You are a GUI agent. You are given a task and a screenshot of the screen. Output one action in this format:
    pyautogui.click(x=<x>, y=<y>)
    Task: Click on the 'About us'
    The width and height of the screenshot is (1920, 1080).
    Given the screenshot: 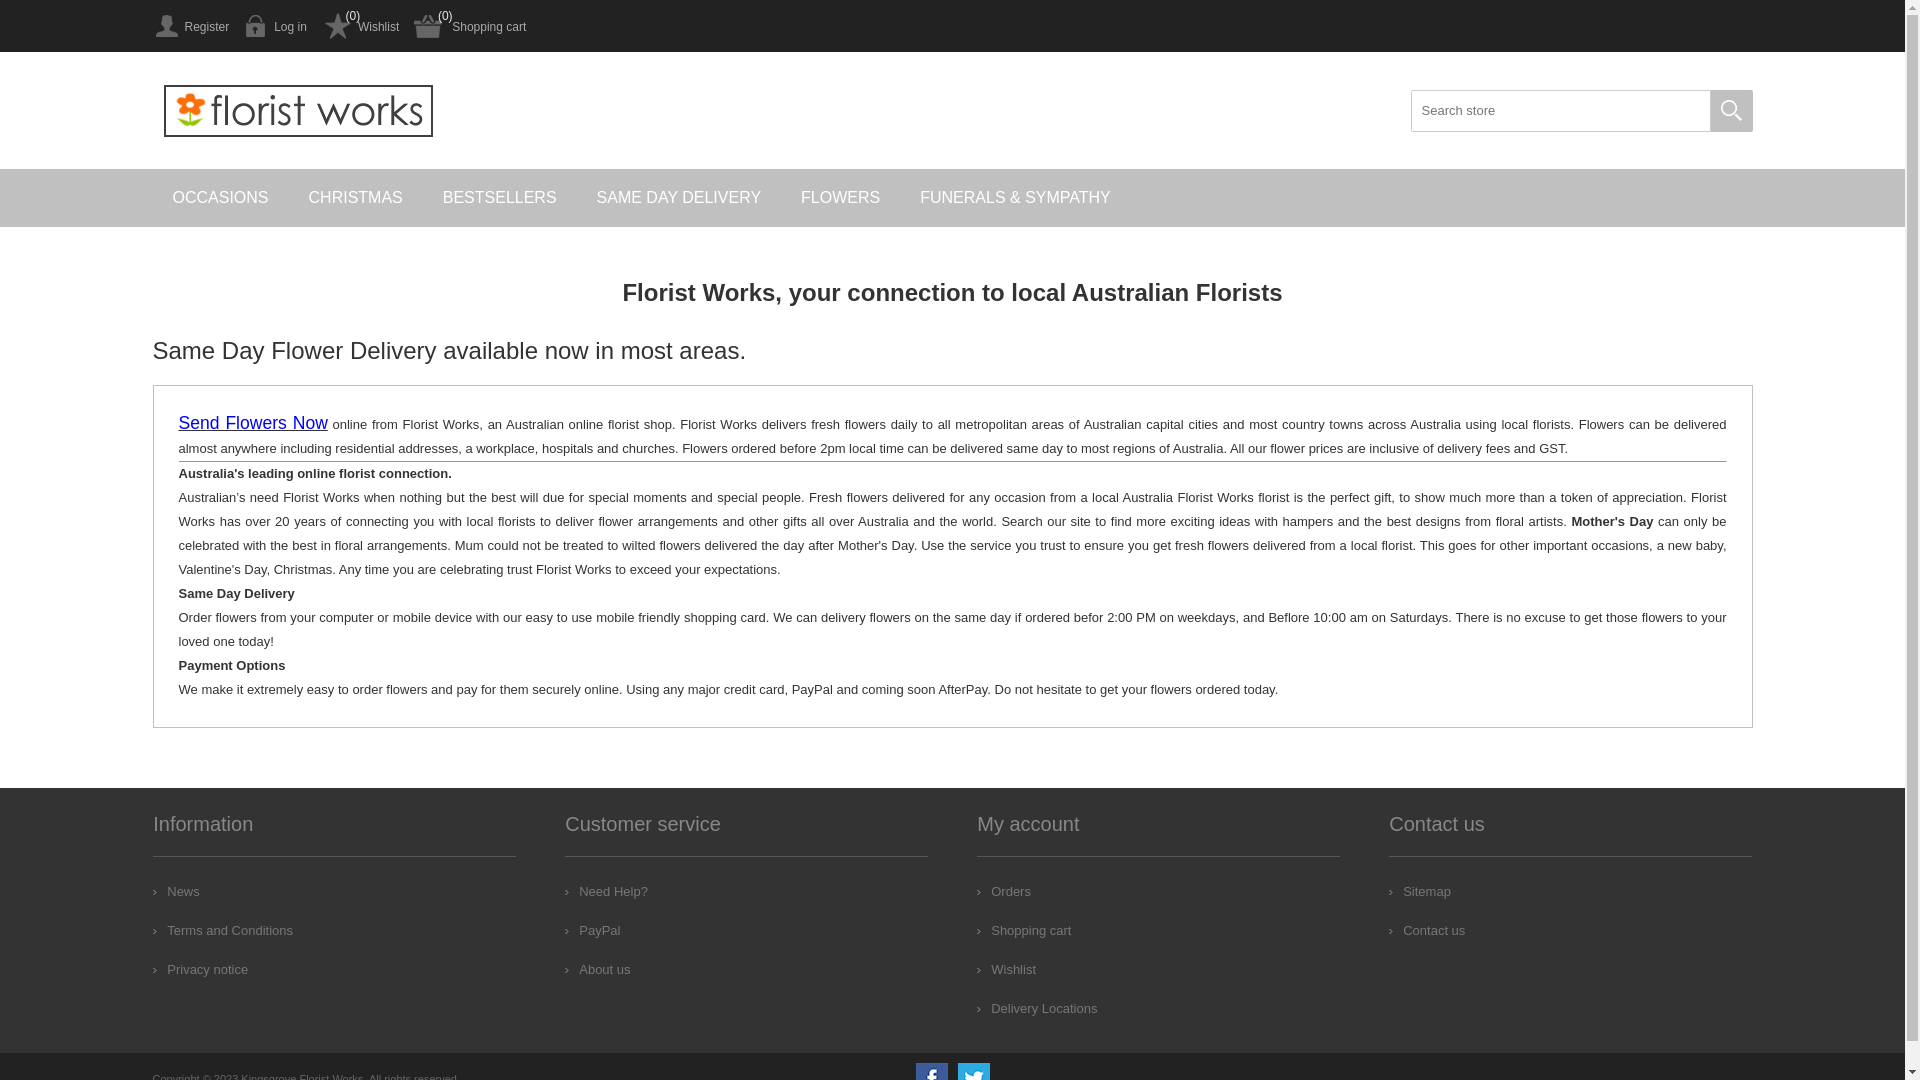 What is the action you would take?
    pyautogui.click(x=596, y=968)
    